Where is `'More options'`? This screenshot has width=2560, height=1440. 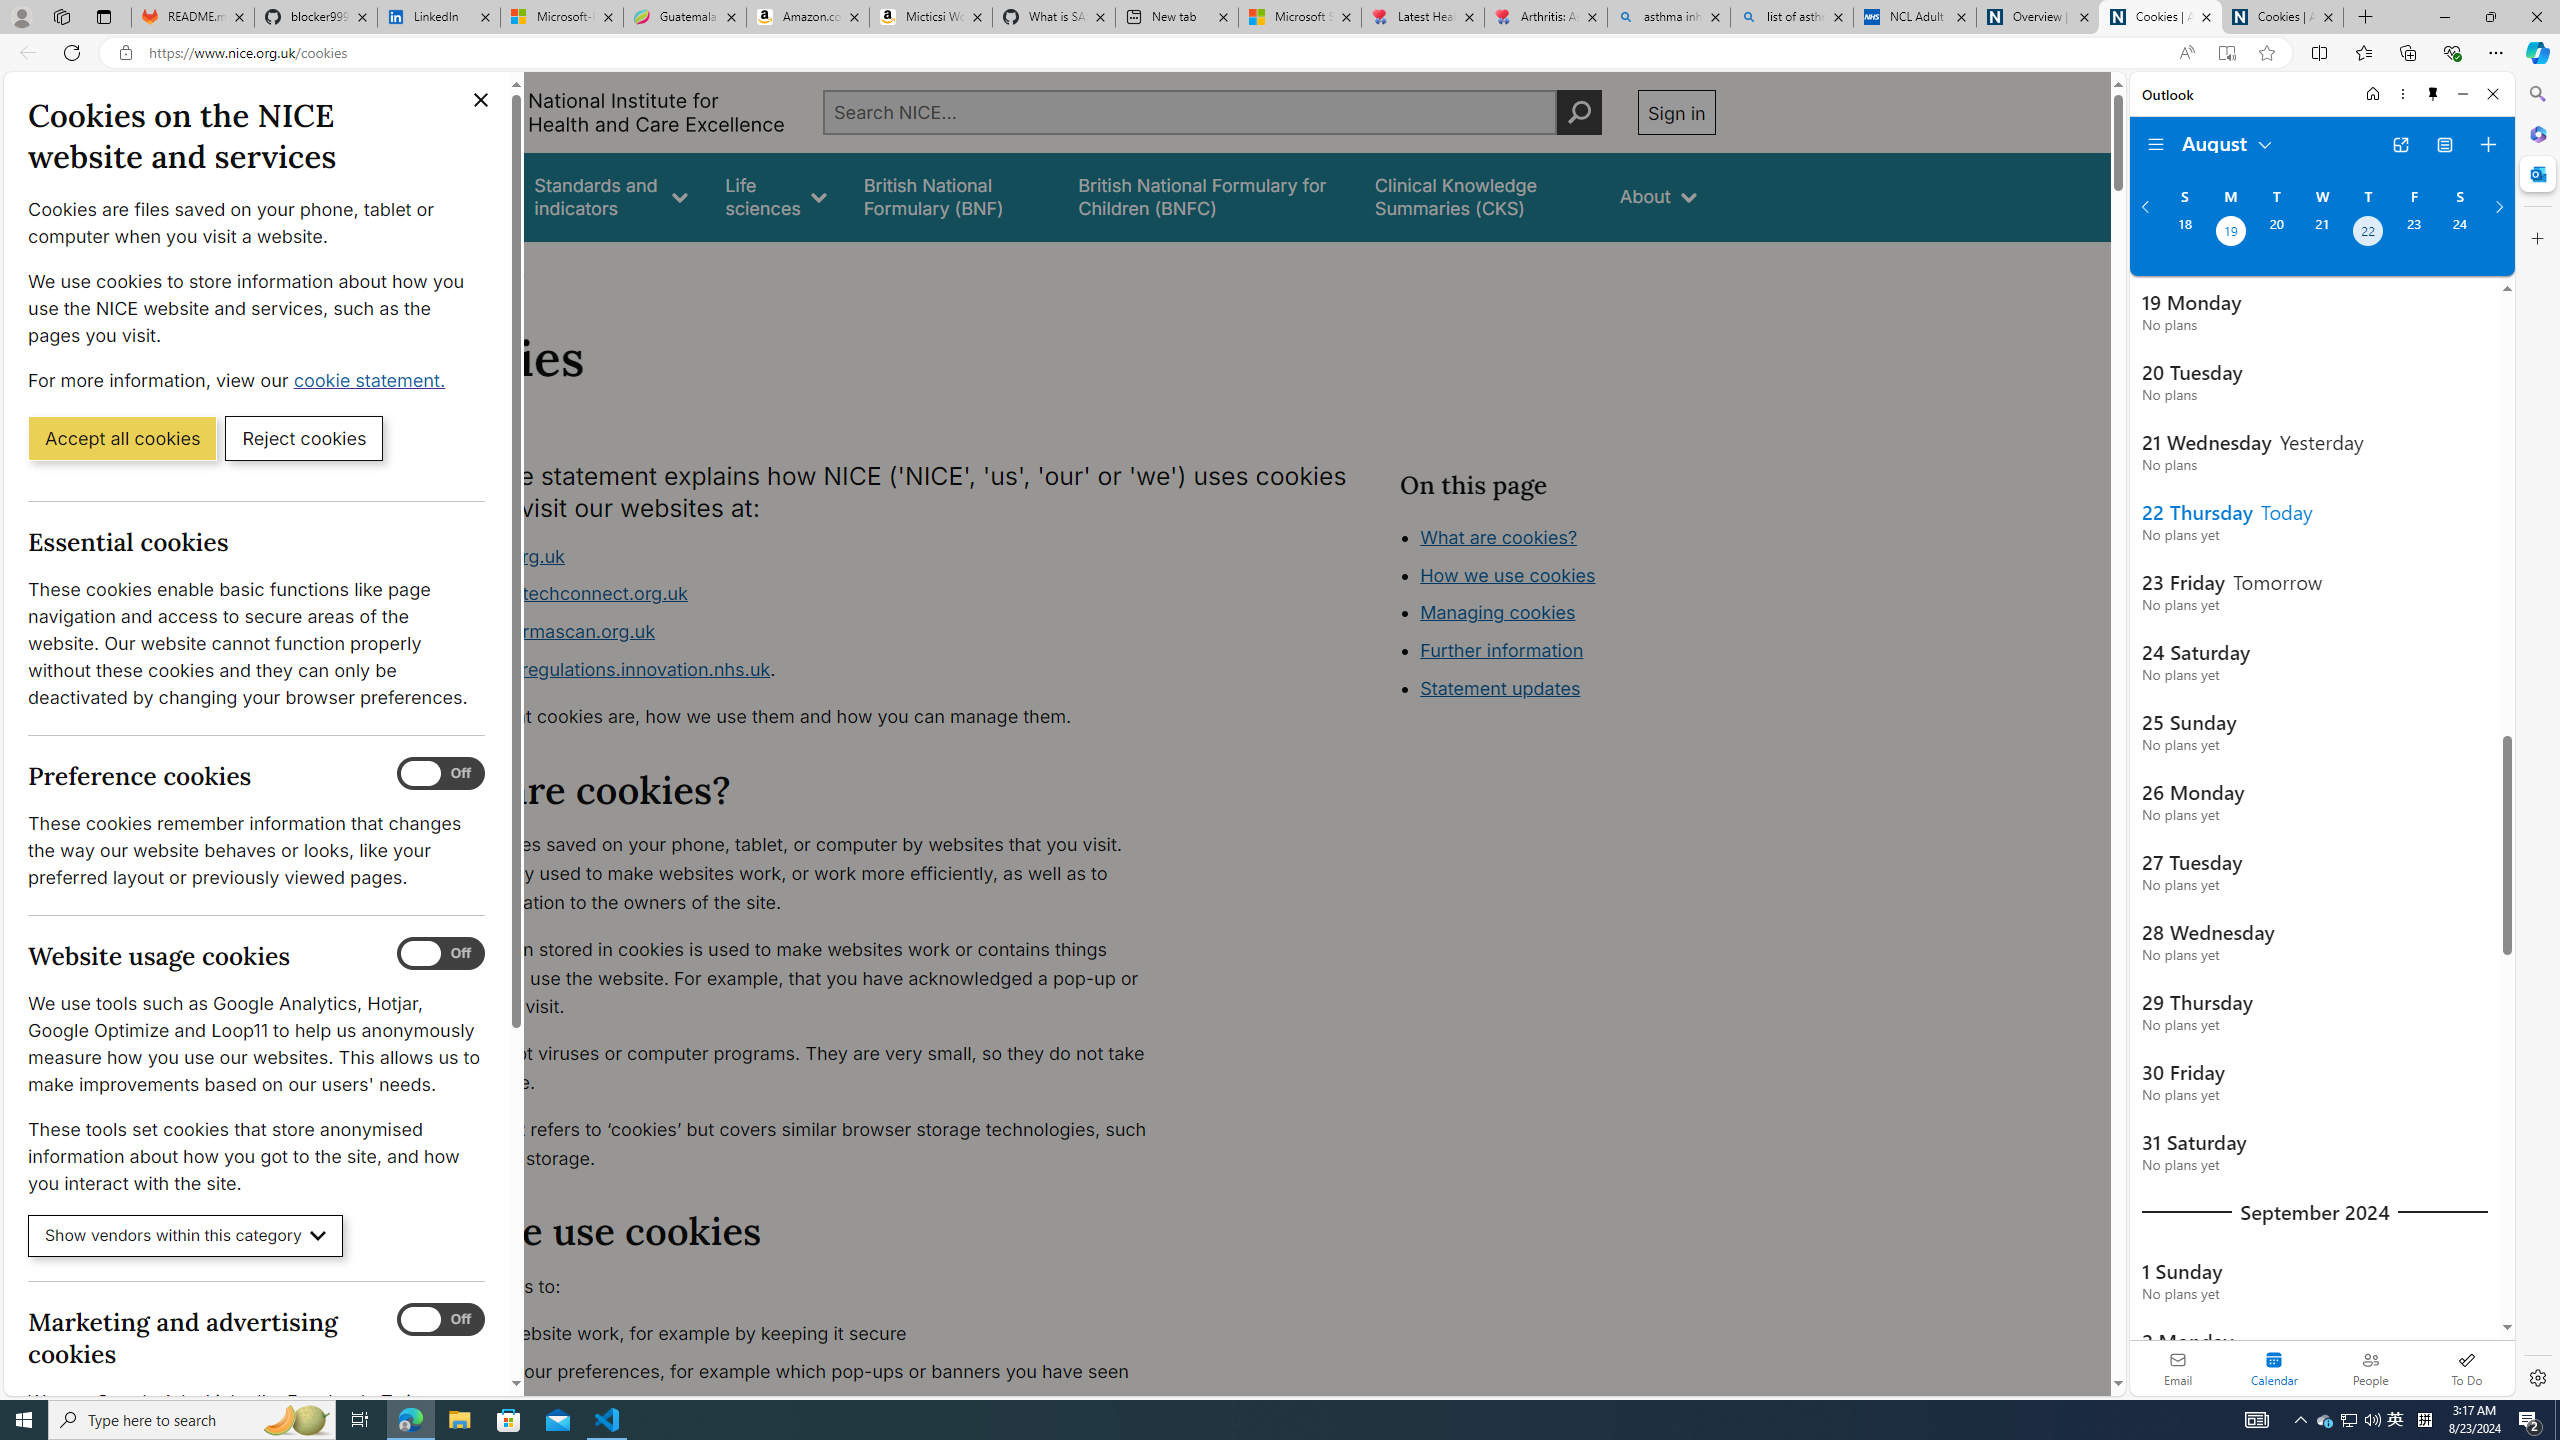 'More options' is located at coordinates (2401, 93).